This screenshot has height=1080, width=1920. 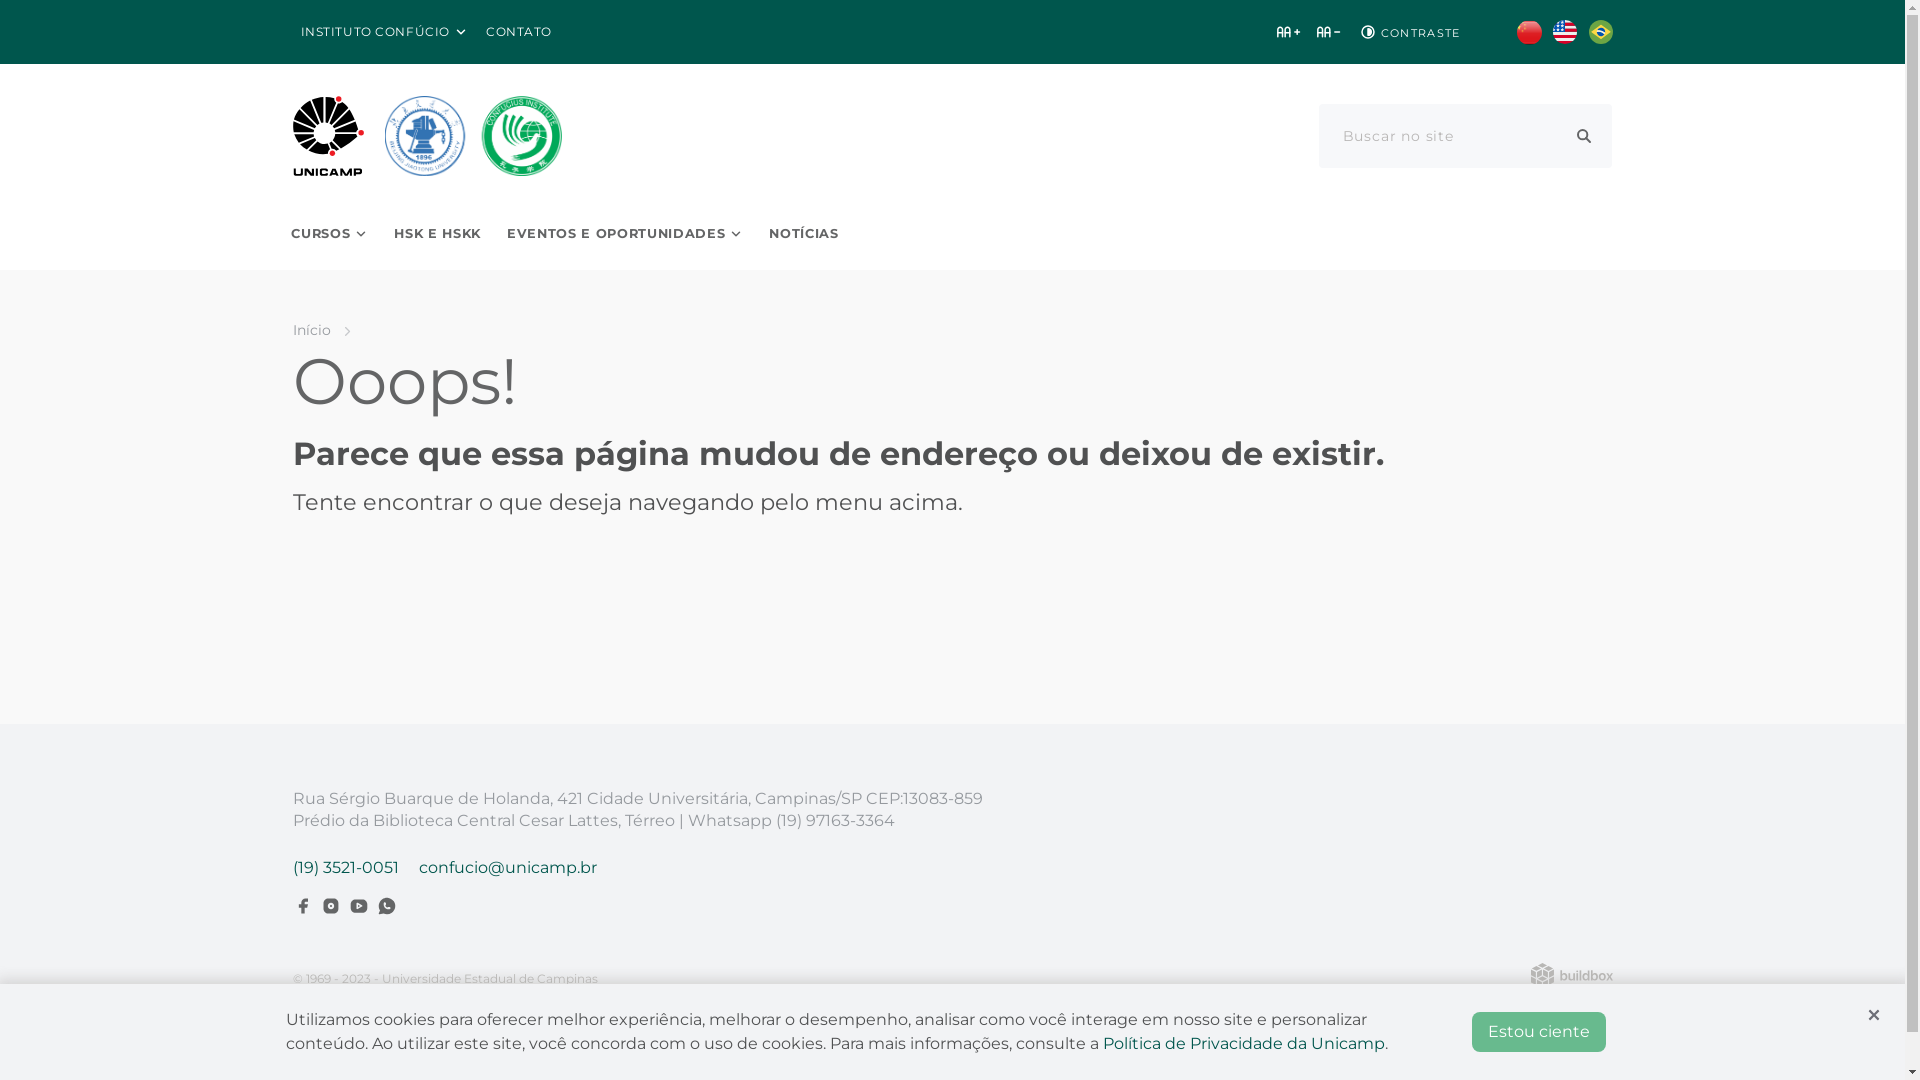 What do you see at coordinates (1315, 31) in the screenshot?
I see `'Diminuir fonte'` at bounding box center [1315, 31].